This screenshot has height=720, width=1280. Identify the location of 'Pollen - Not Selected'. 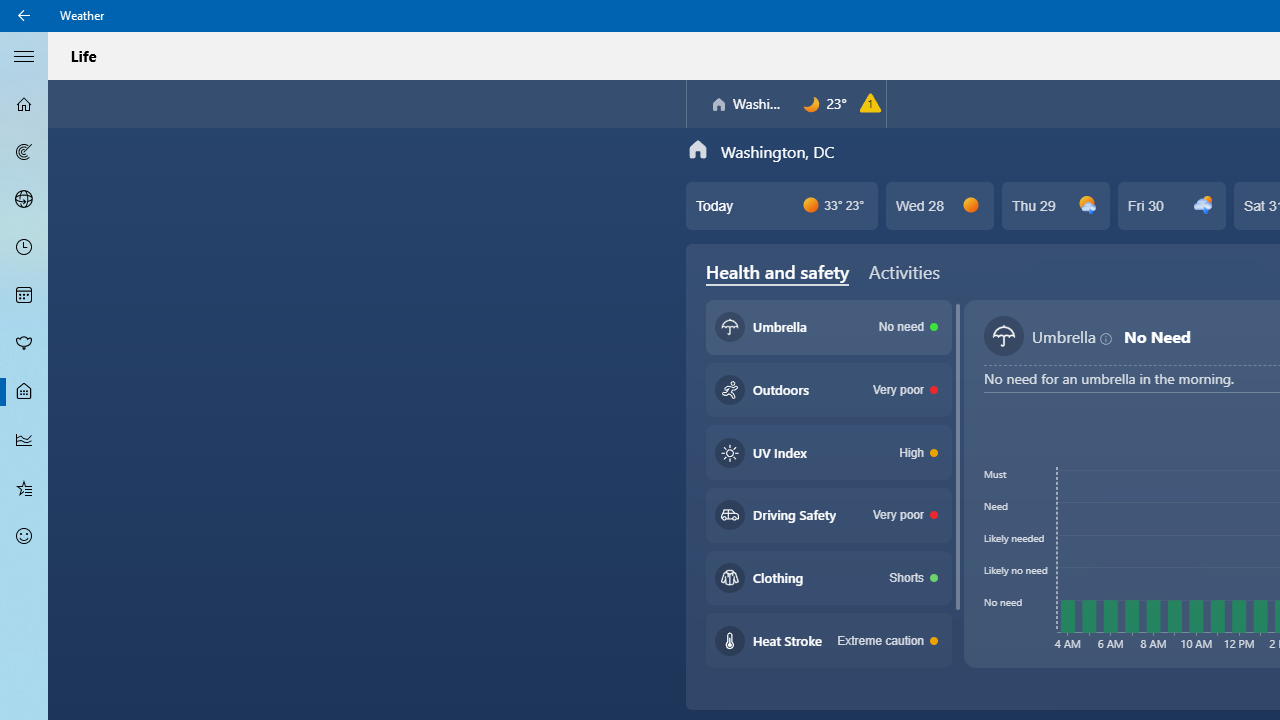
(24, 342).